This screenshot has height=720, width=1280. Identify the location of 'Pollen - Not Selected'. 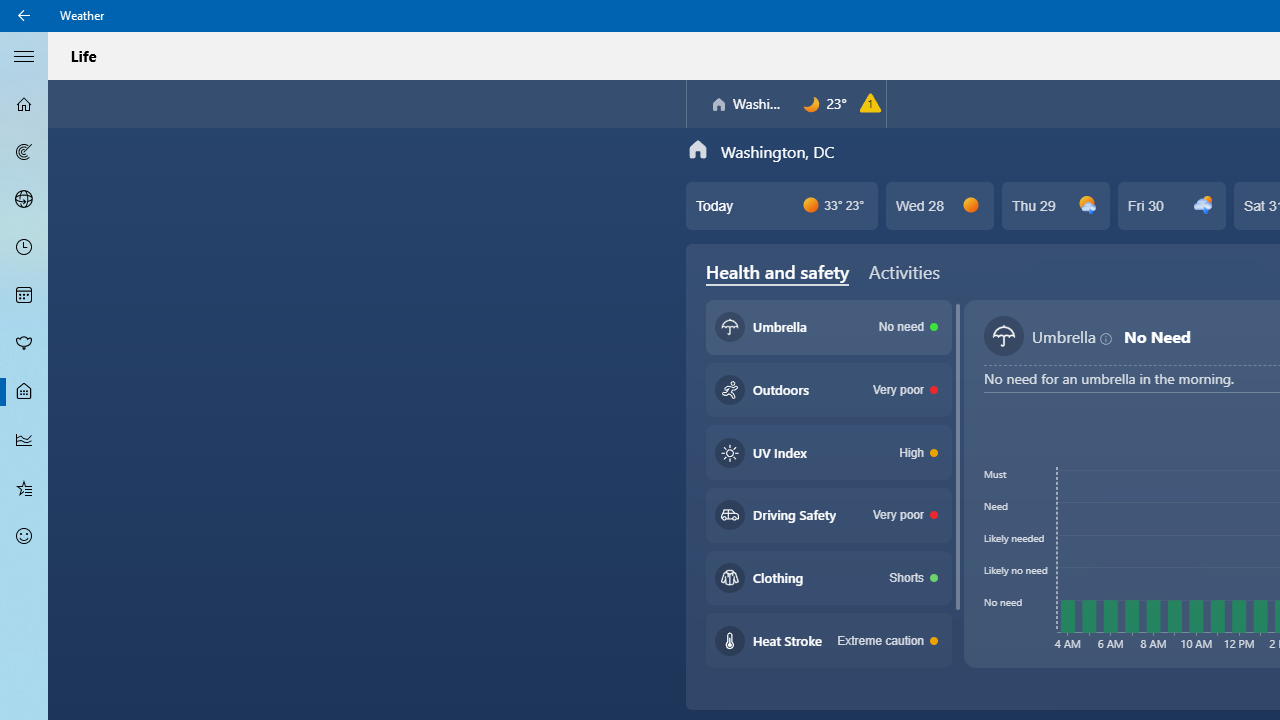
(24, 342).